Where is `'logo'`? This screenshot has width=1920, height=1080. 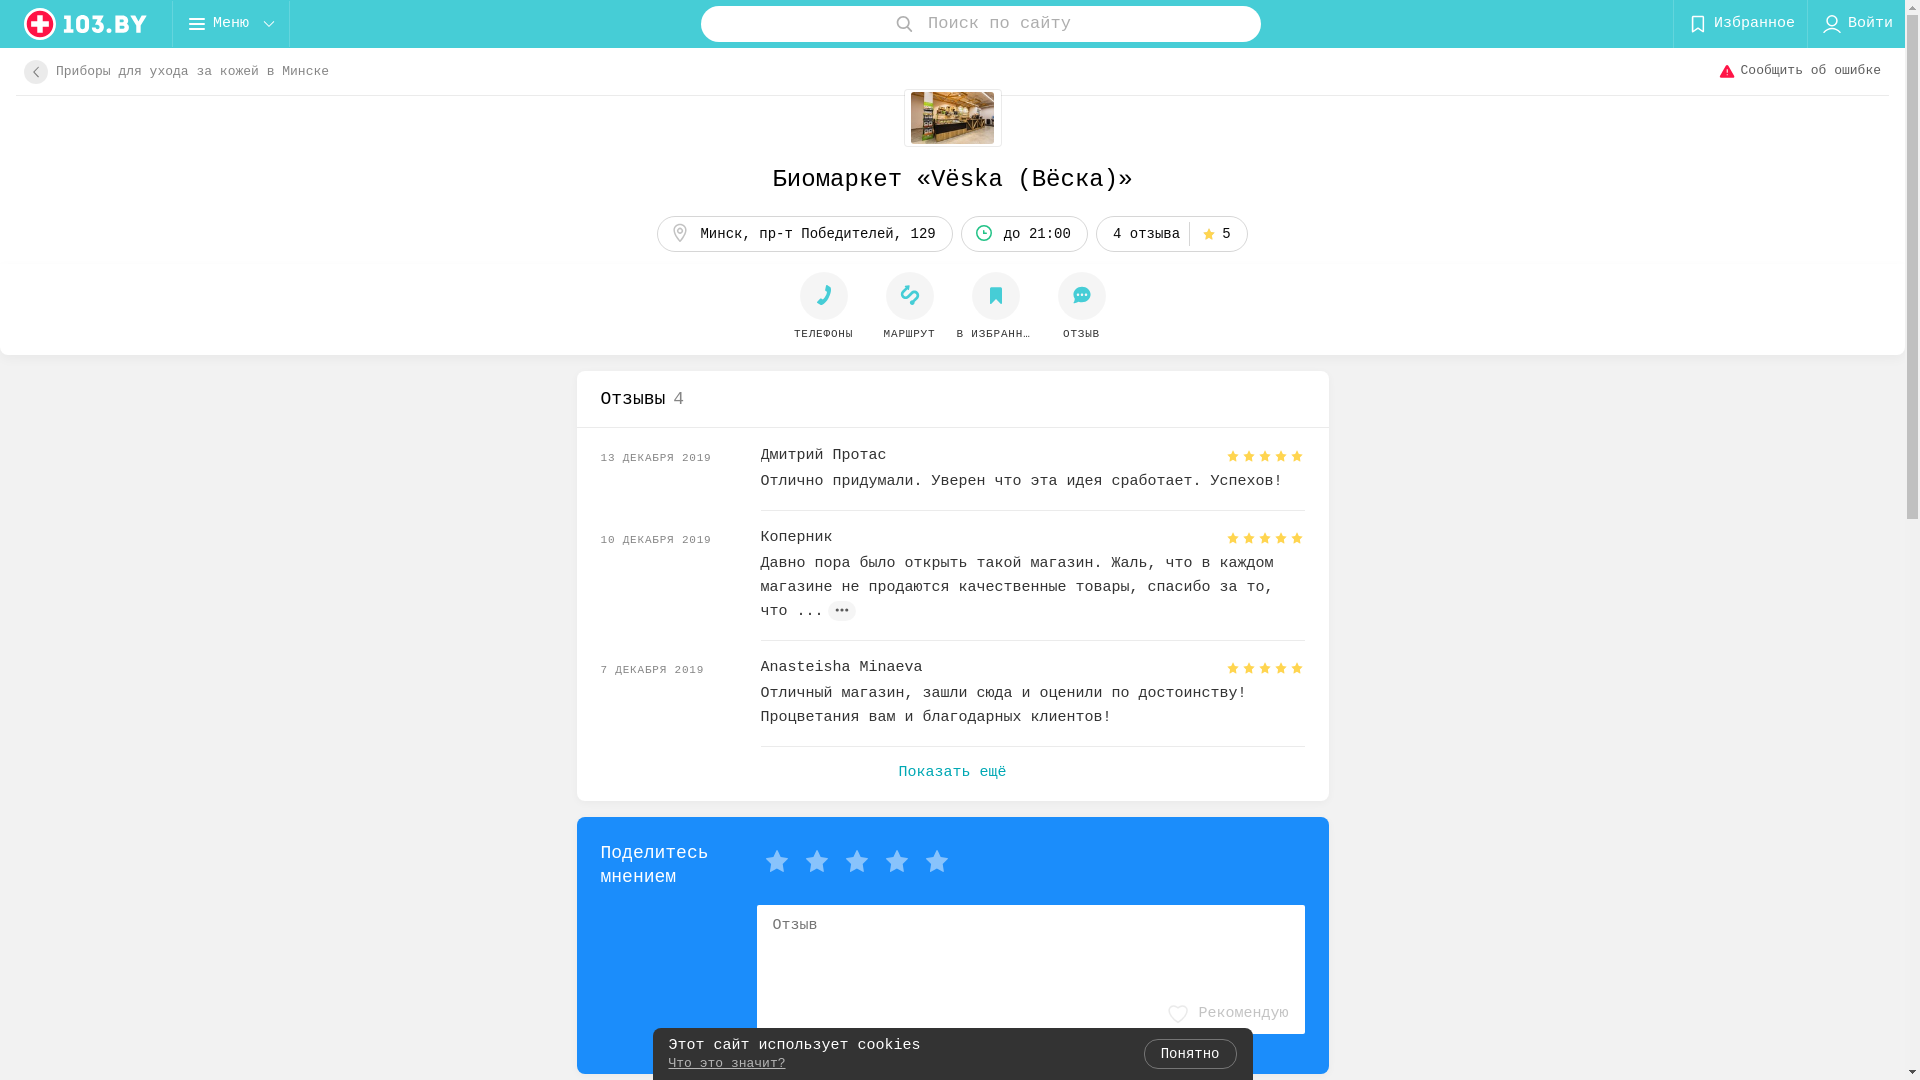
'logo' is located at coordinates (24, 23).